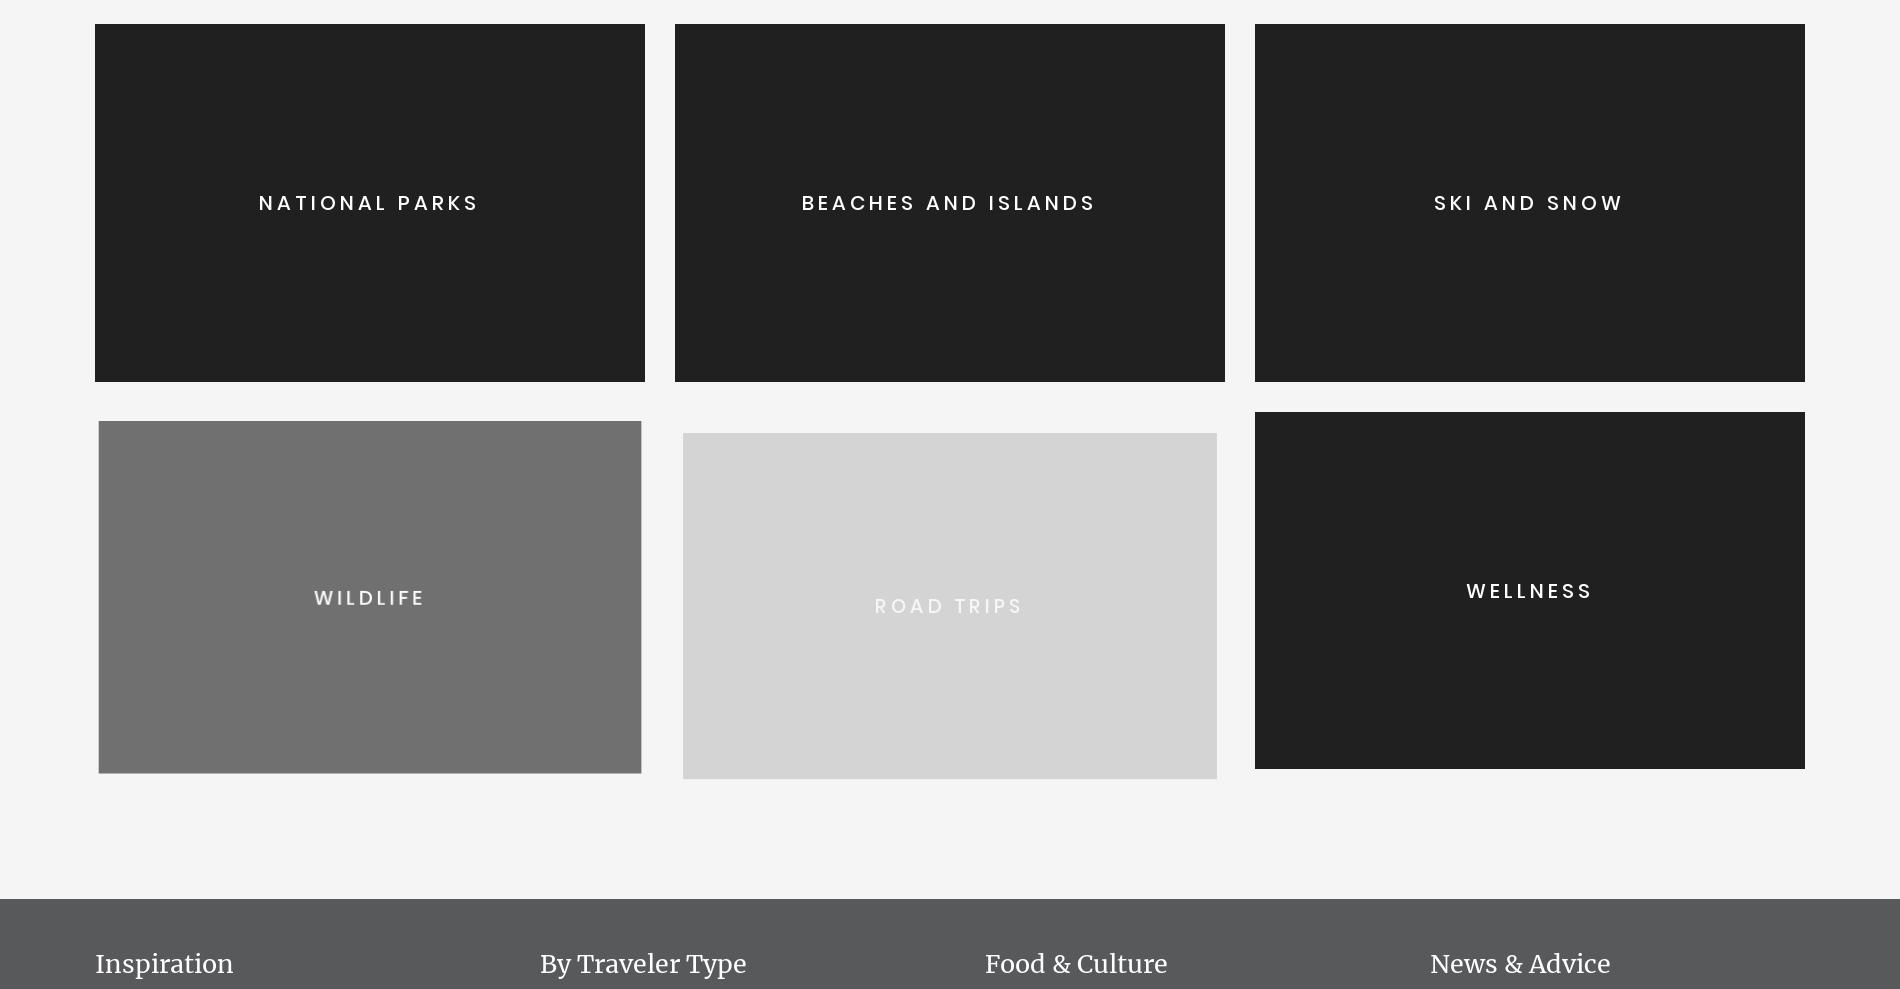 This screenshot has width=1900, height=989. Describe the element at coordinates (1529, 201) in the screenshot. I see `'Ski and Snow'` at that location.